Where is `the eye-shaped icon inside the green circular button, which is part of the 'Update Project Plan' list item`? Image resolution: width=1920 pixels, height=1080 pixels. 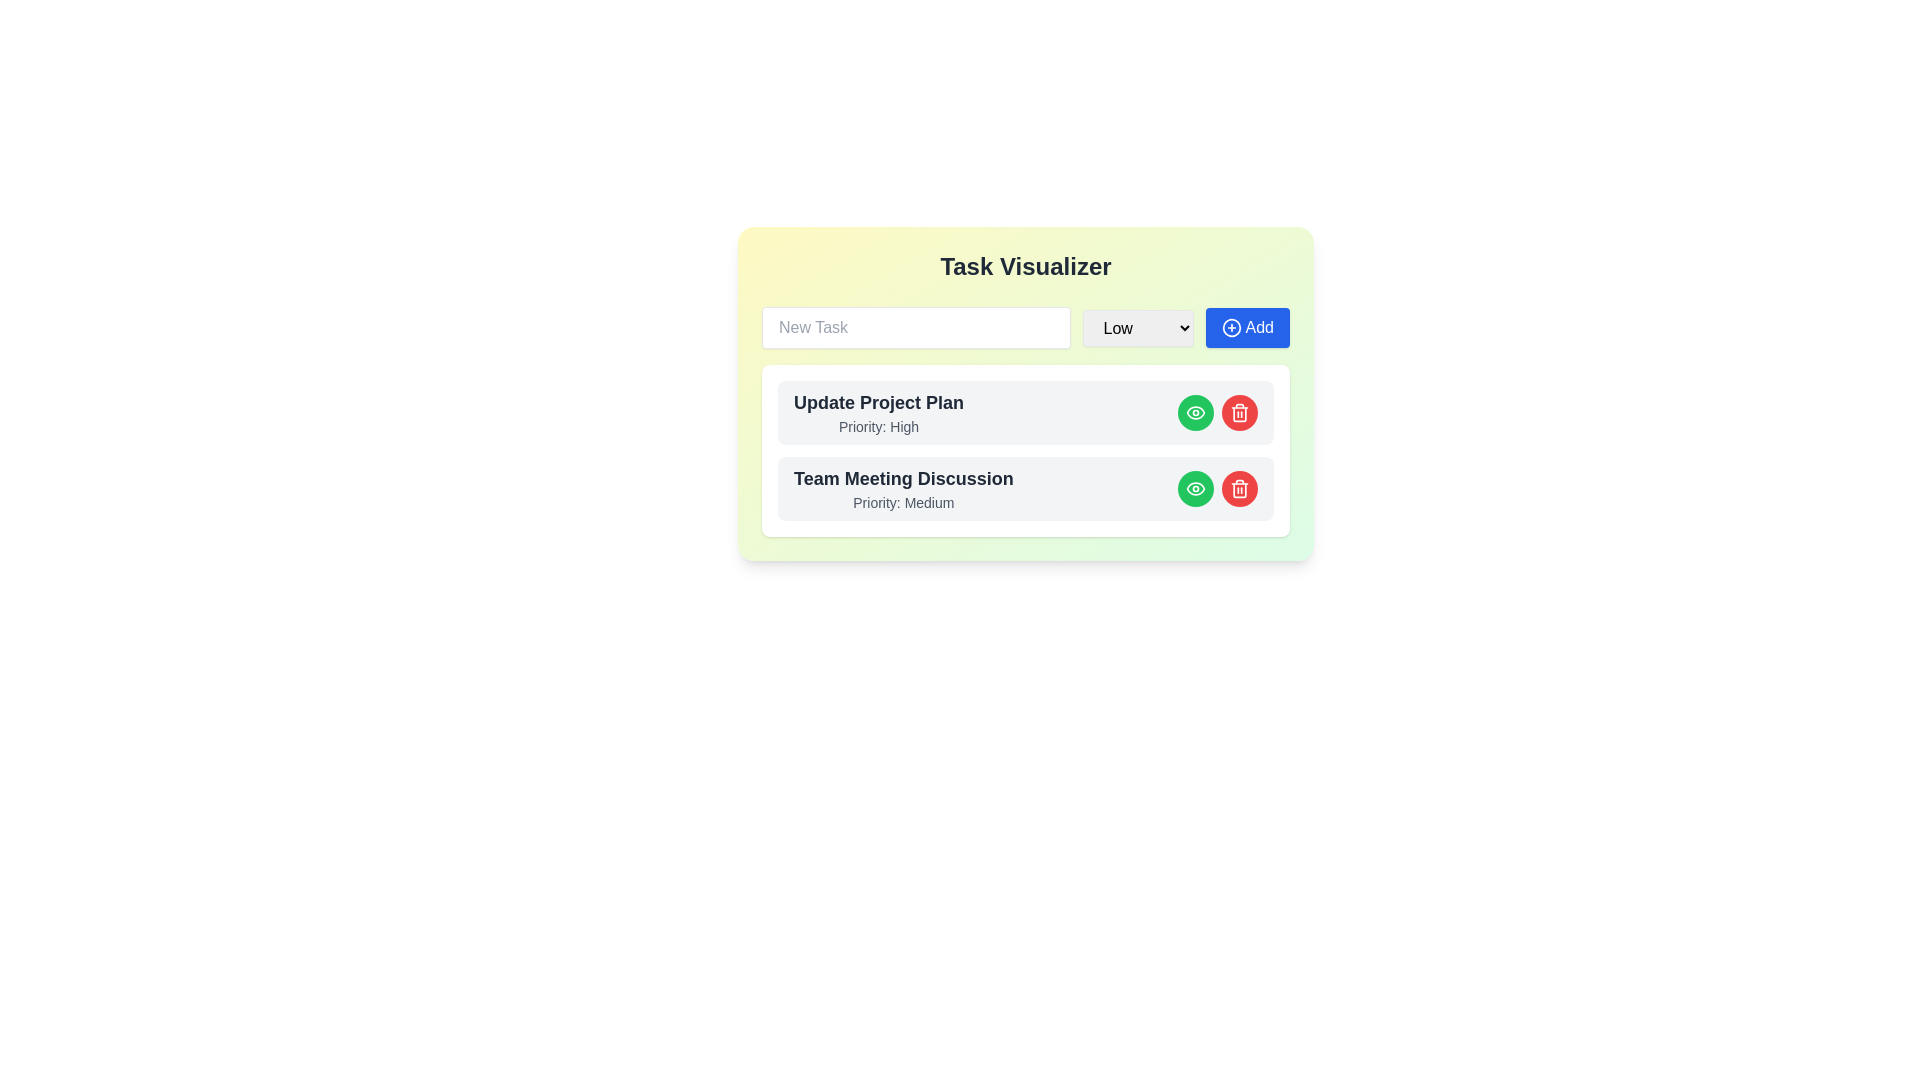
the eye-shaped icon inside the green circular button, which is part of the 'Update Project Plan' list item is located at coordinates (1195, 489).